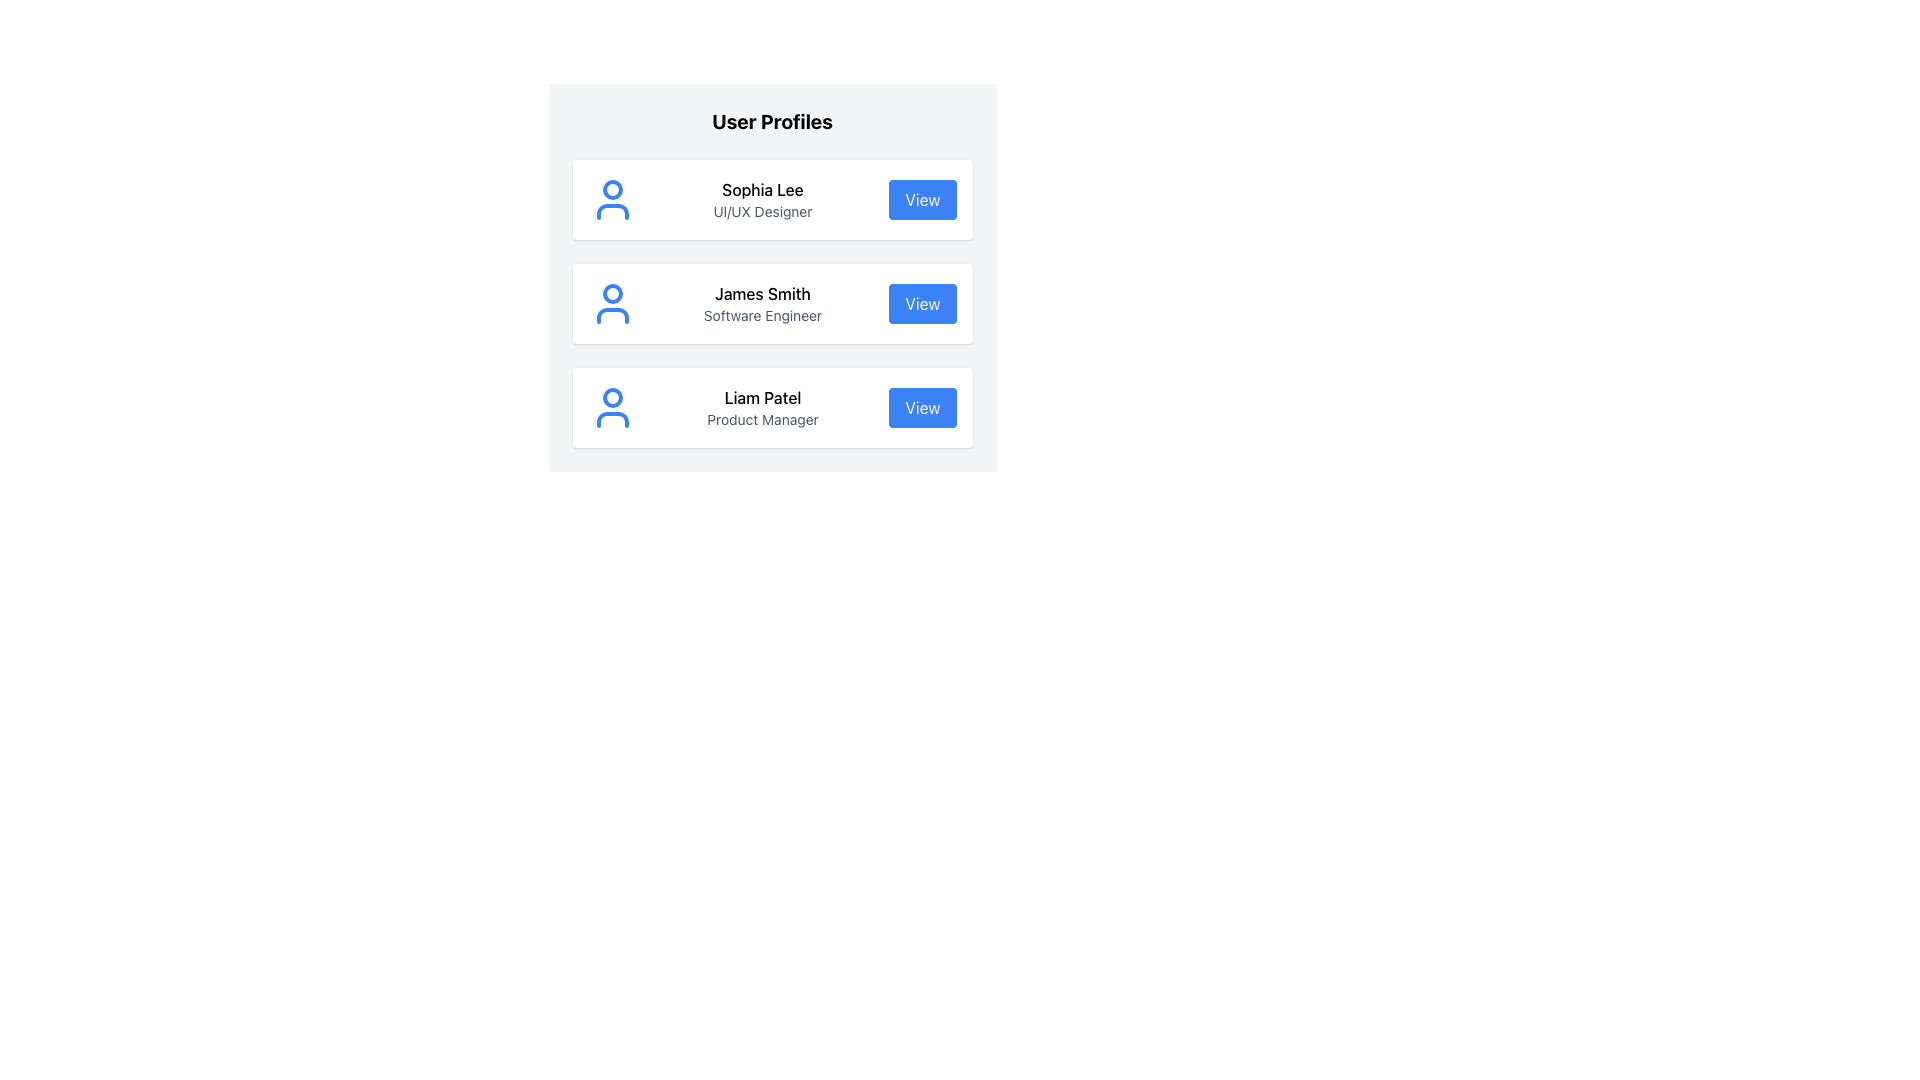  Describe the element at coordinates (611, 419) in the screenshot. I see `the decorative torso icon fragment of the user representation for 'Liam Patel', which is located in the lower portion of the icon and is centered within the icon box` at that location.